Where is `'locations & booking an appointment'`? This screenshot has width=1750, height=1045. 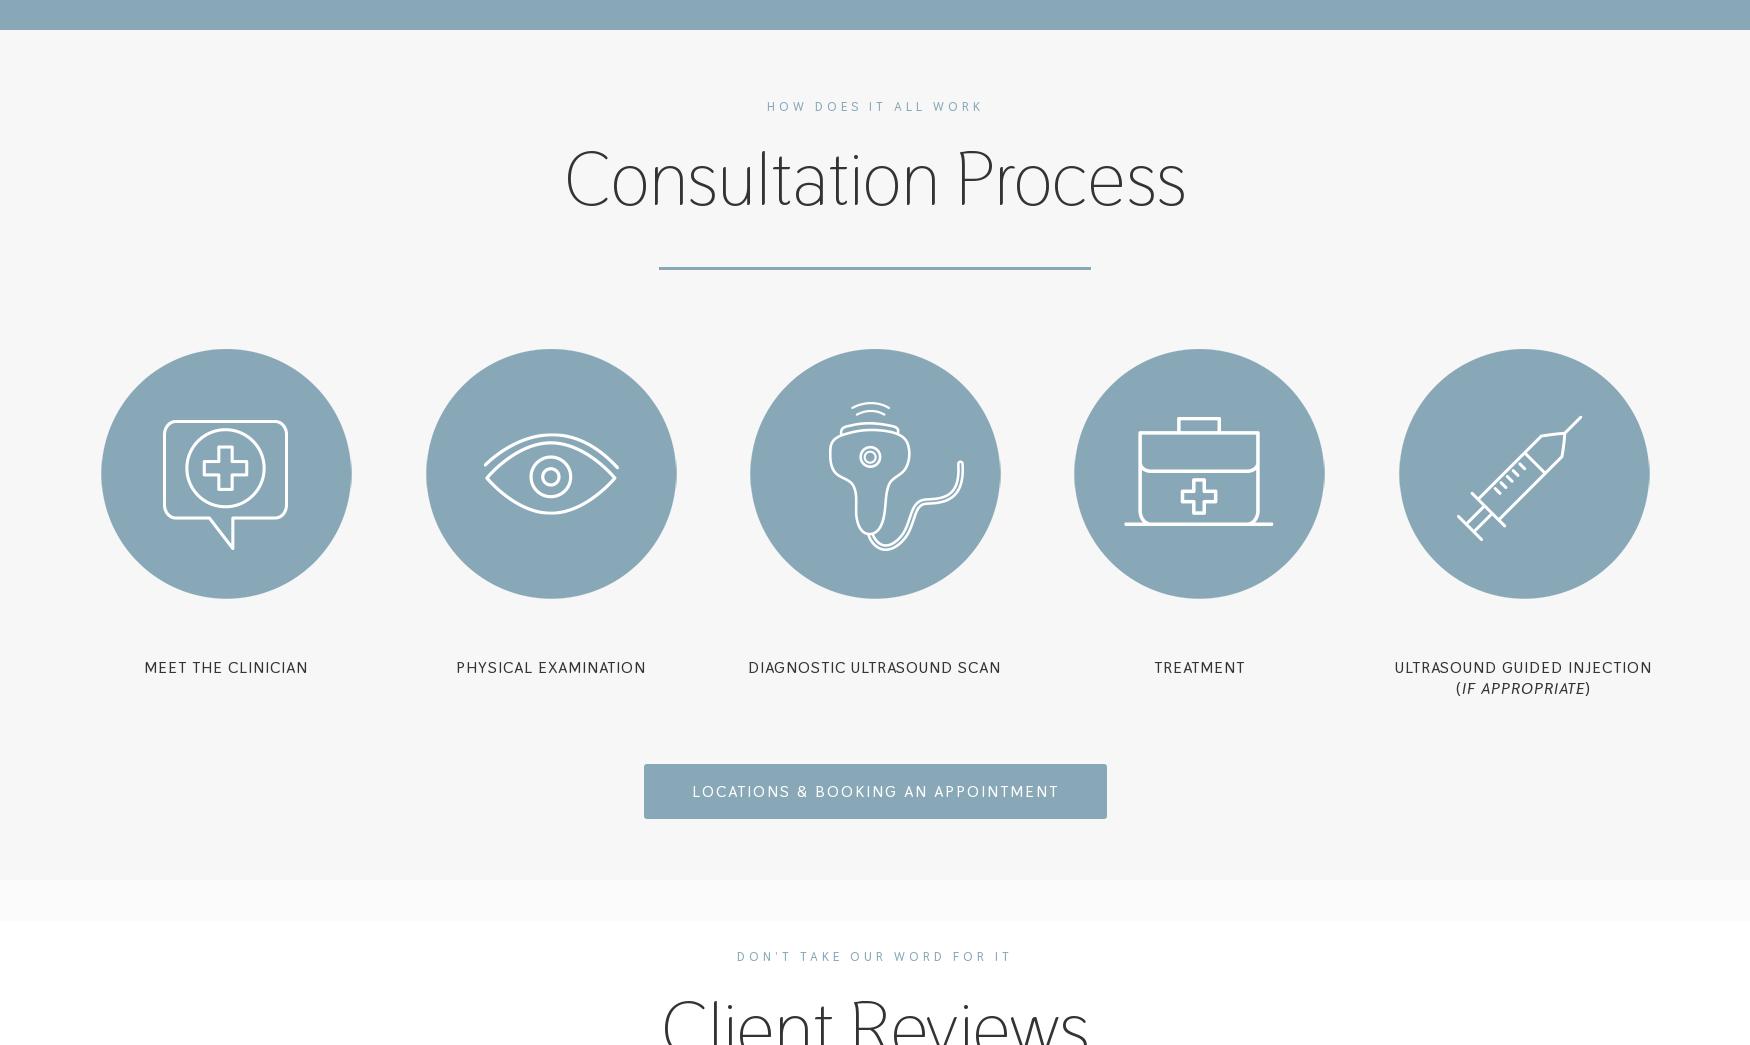 'locations & booking an appointment' is located at coordinates (874, 790).